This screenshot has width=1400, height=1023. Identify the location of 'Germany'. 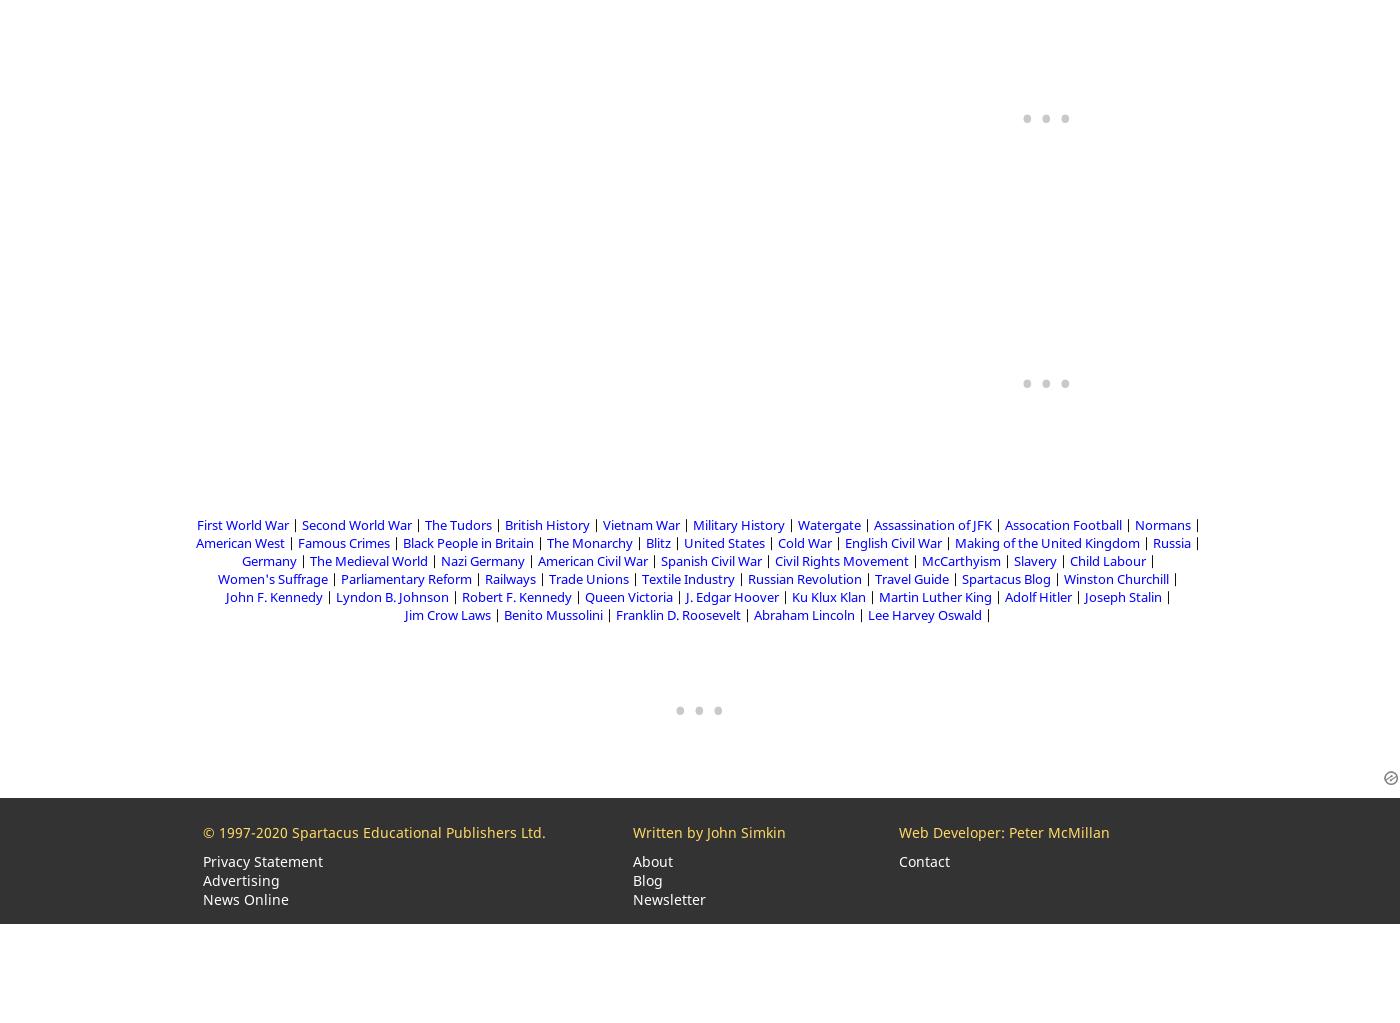
(268, 561).